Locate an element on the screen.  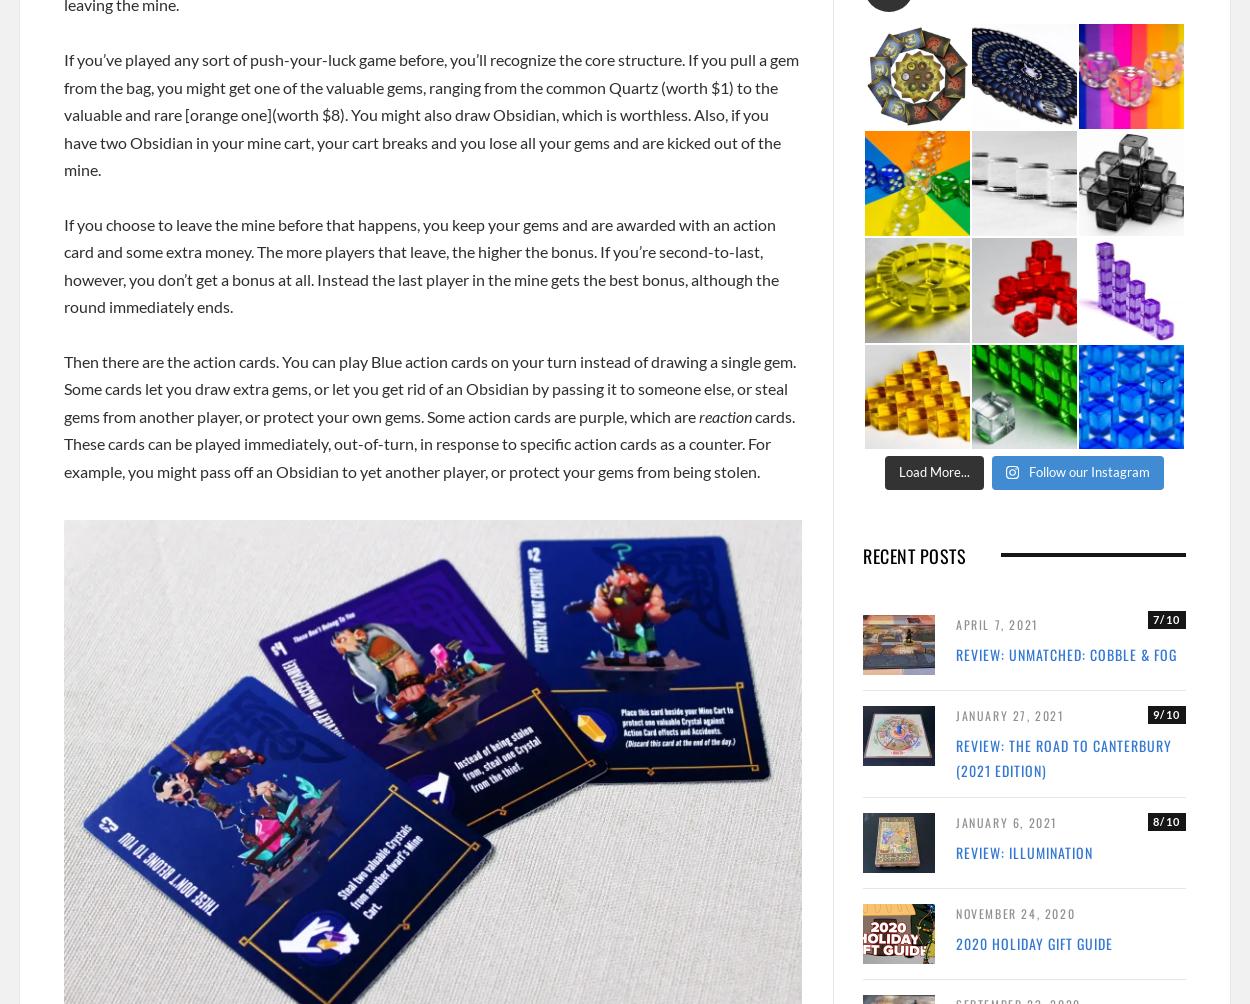
'Then there are the action cards. You can play Blue action cards on your turn instead of drawing a single gem. Some cards let you draw extra gems, or let you get rid of an Obsidian by passing it to someone else, or steal gems from another player, or protect your own gems. Some action cards are purple, which are' is located at coordinates (429, 387).